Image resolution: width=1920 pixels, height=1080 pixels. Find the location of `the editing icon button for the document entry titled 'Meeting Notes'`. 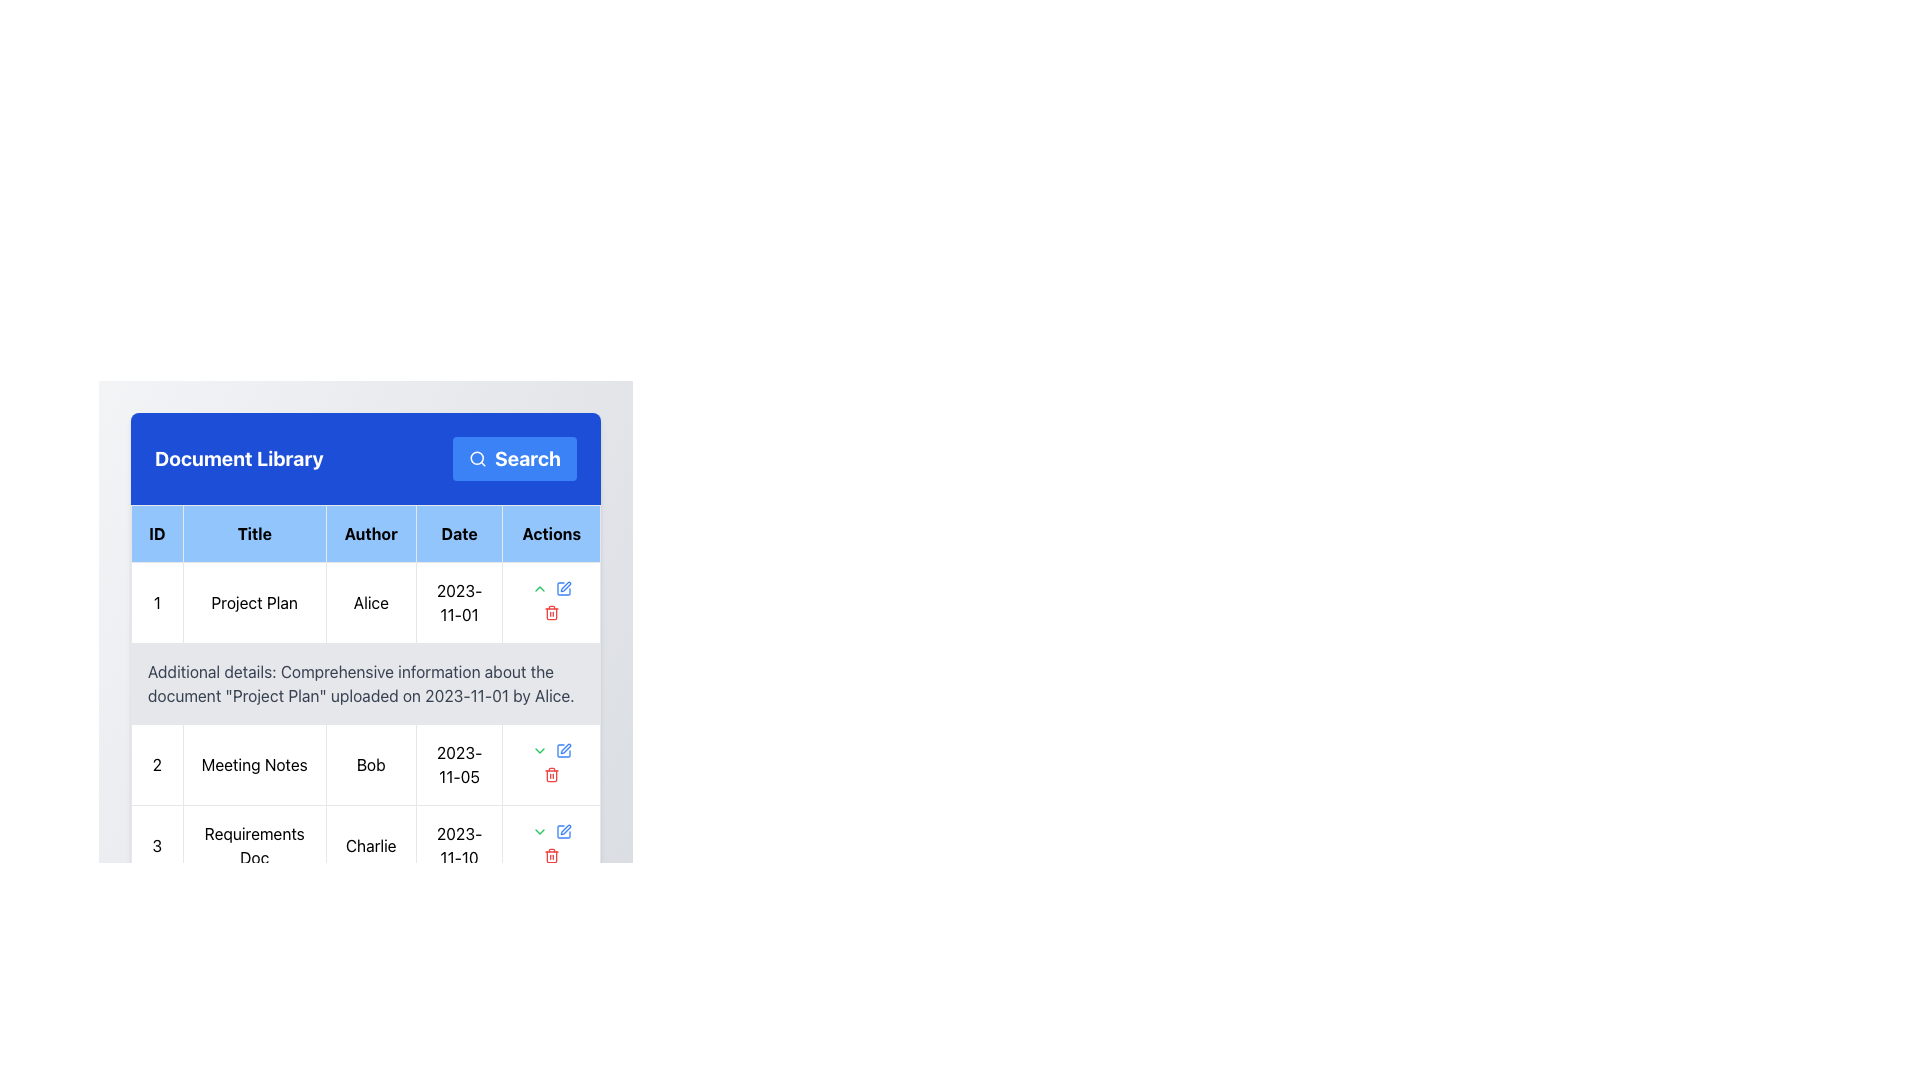

the editing icon button for the document entry titled 'Meeting Notes' is located at coordinates (562, 751).